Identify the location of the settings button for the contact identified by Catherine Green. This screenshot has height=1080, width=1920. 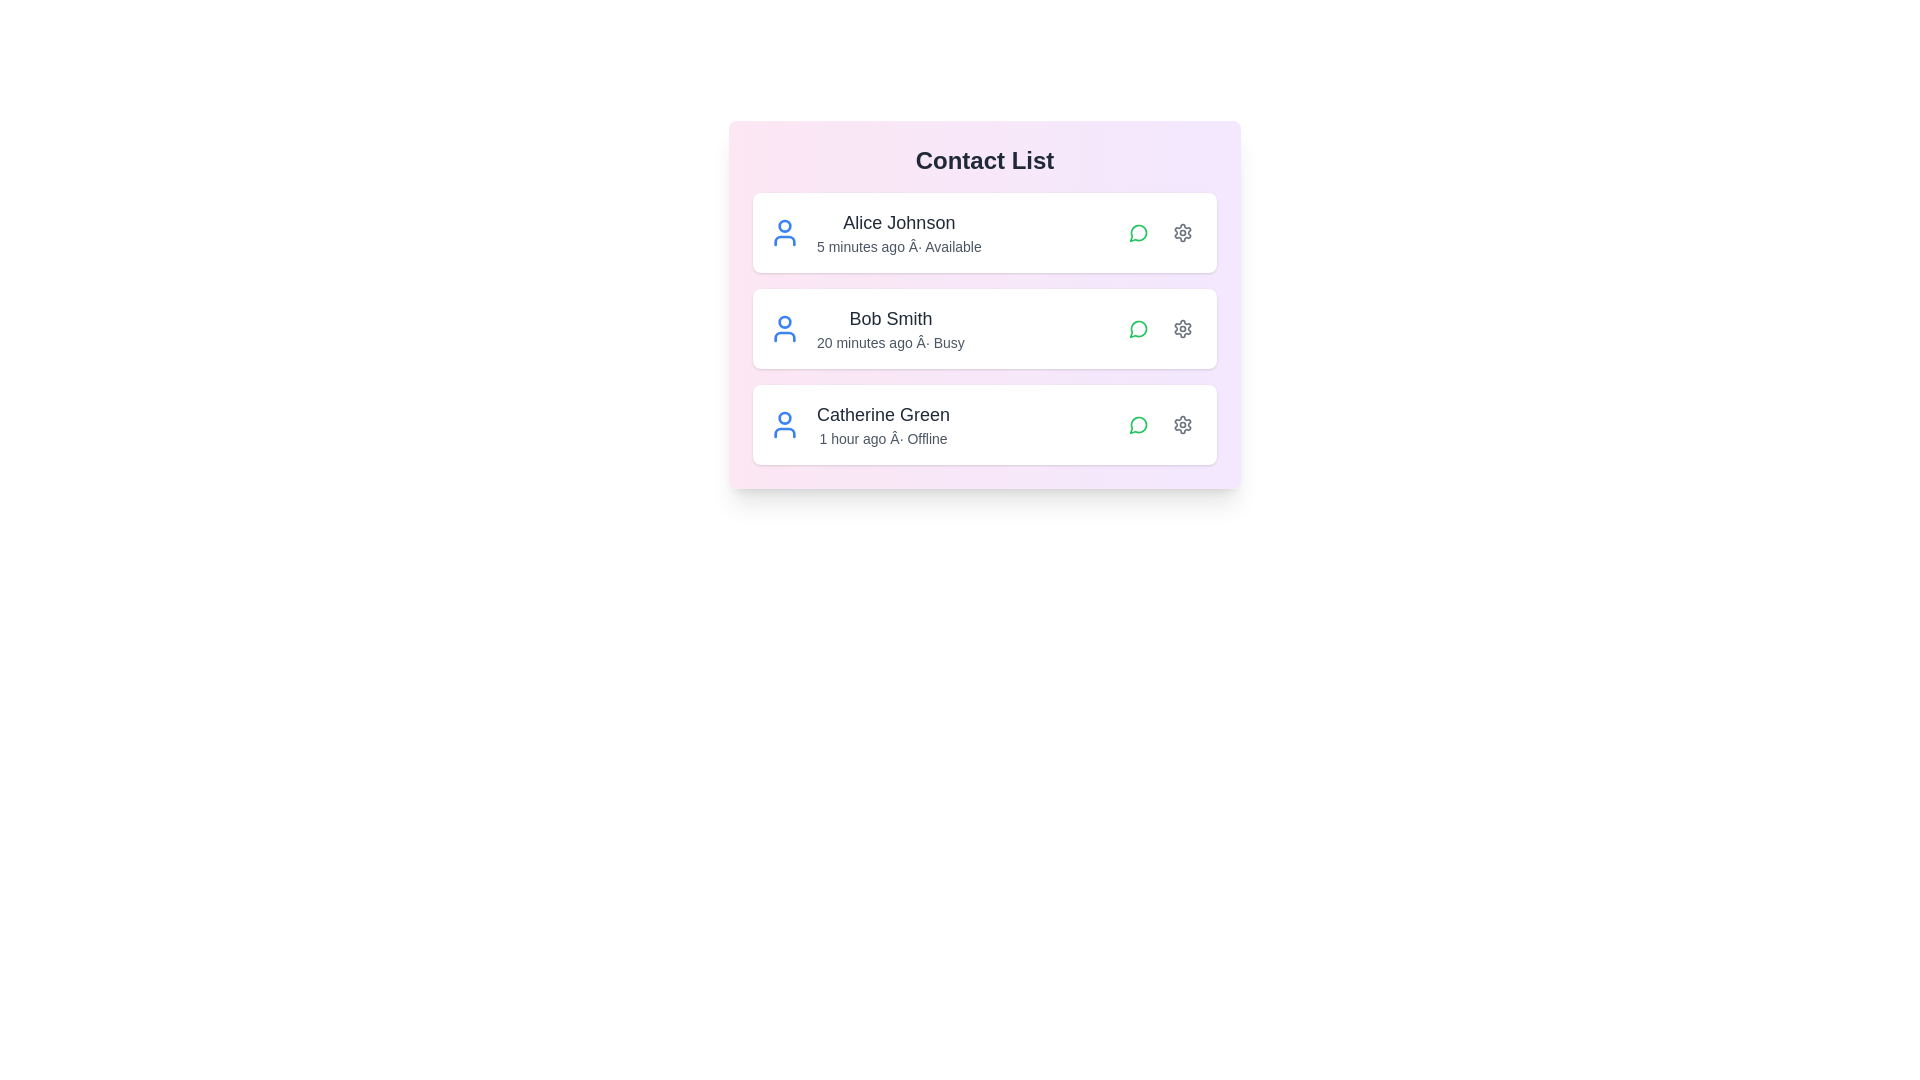
(1182, 423).